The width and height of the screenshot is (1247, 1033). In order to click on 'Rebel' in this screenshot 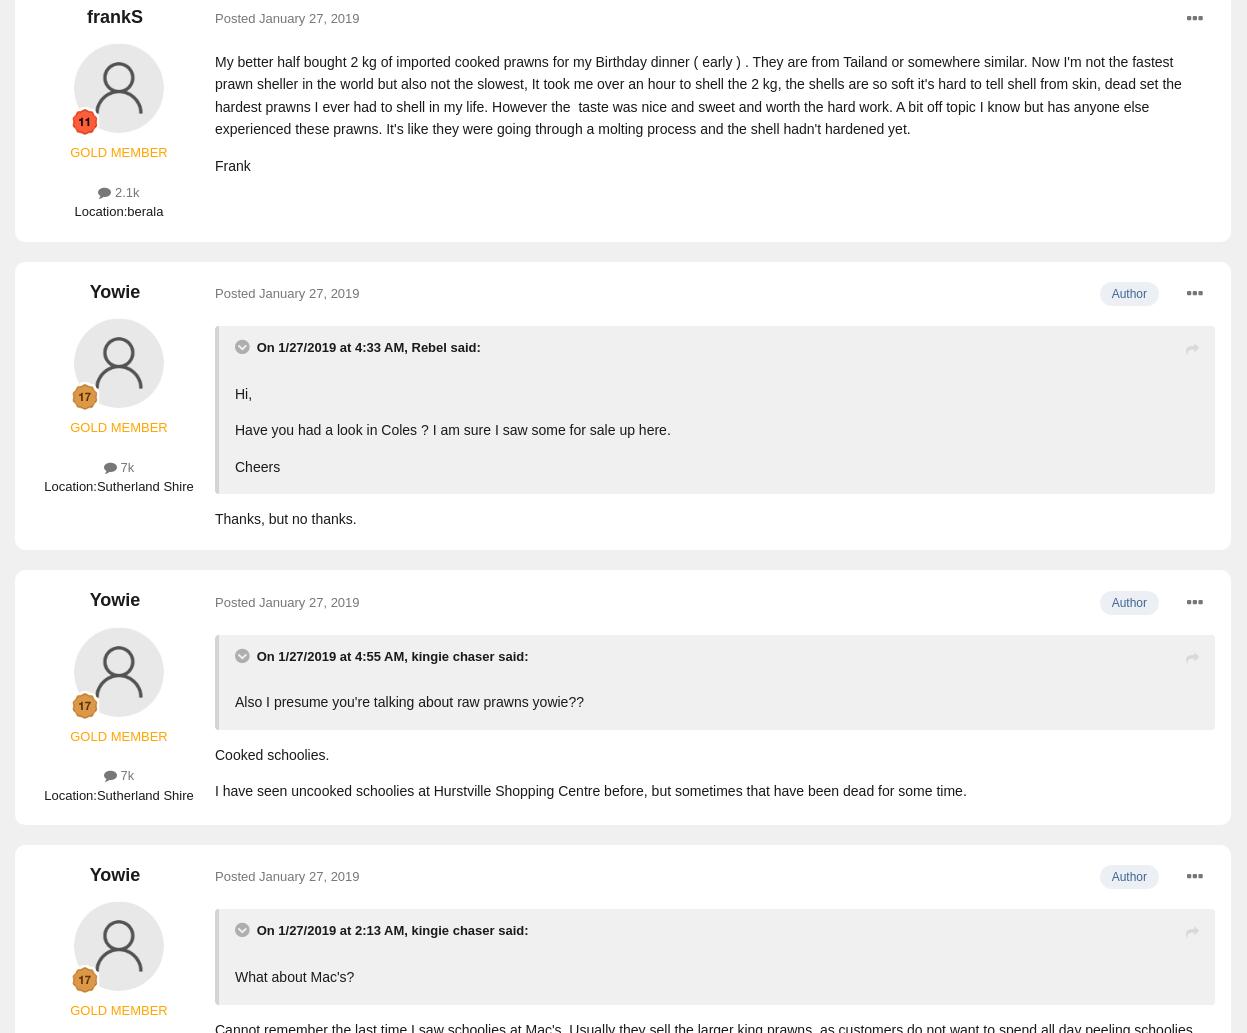, I will do `click(428, 347)`.